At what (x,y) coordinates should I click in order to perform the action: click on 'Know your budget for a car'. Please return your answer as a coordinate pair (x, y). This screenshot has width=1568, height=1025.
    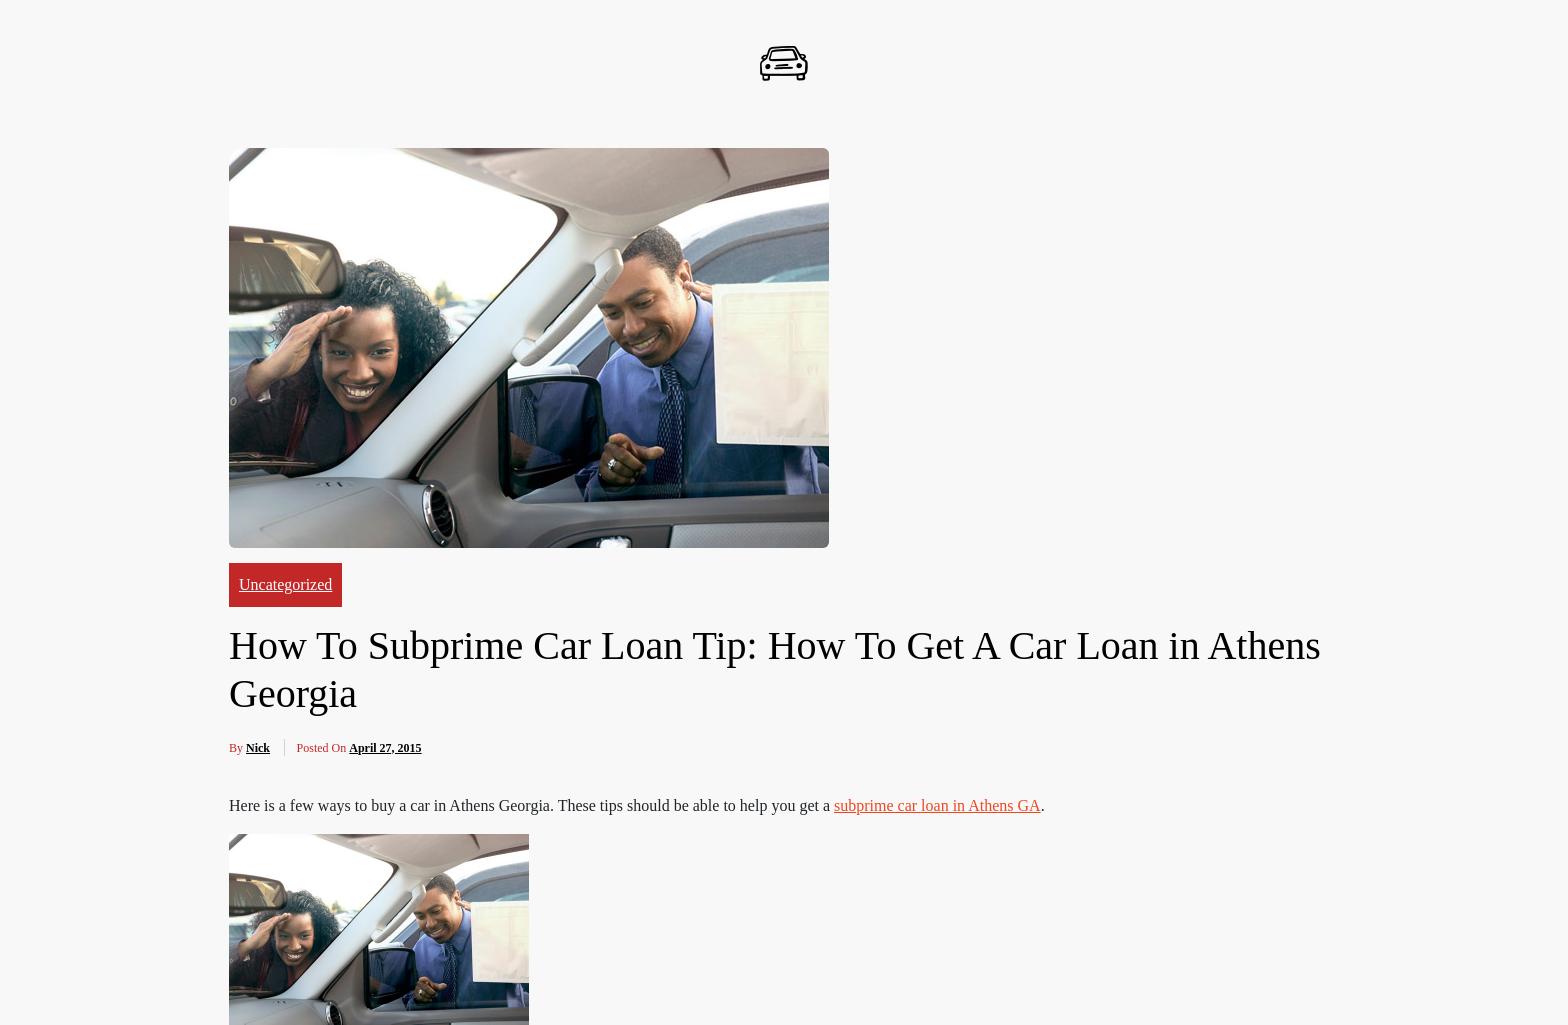
    Looking at the image, I should click on (337, 153).